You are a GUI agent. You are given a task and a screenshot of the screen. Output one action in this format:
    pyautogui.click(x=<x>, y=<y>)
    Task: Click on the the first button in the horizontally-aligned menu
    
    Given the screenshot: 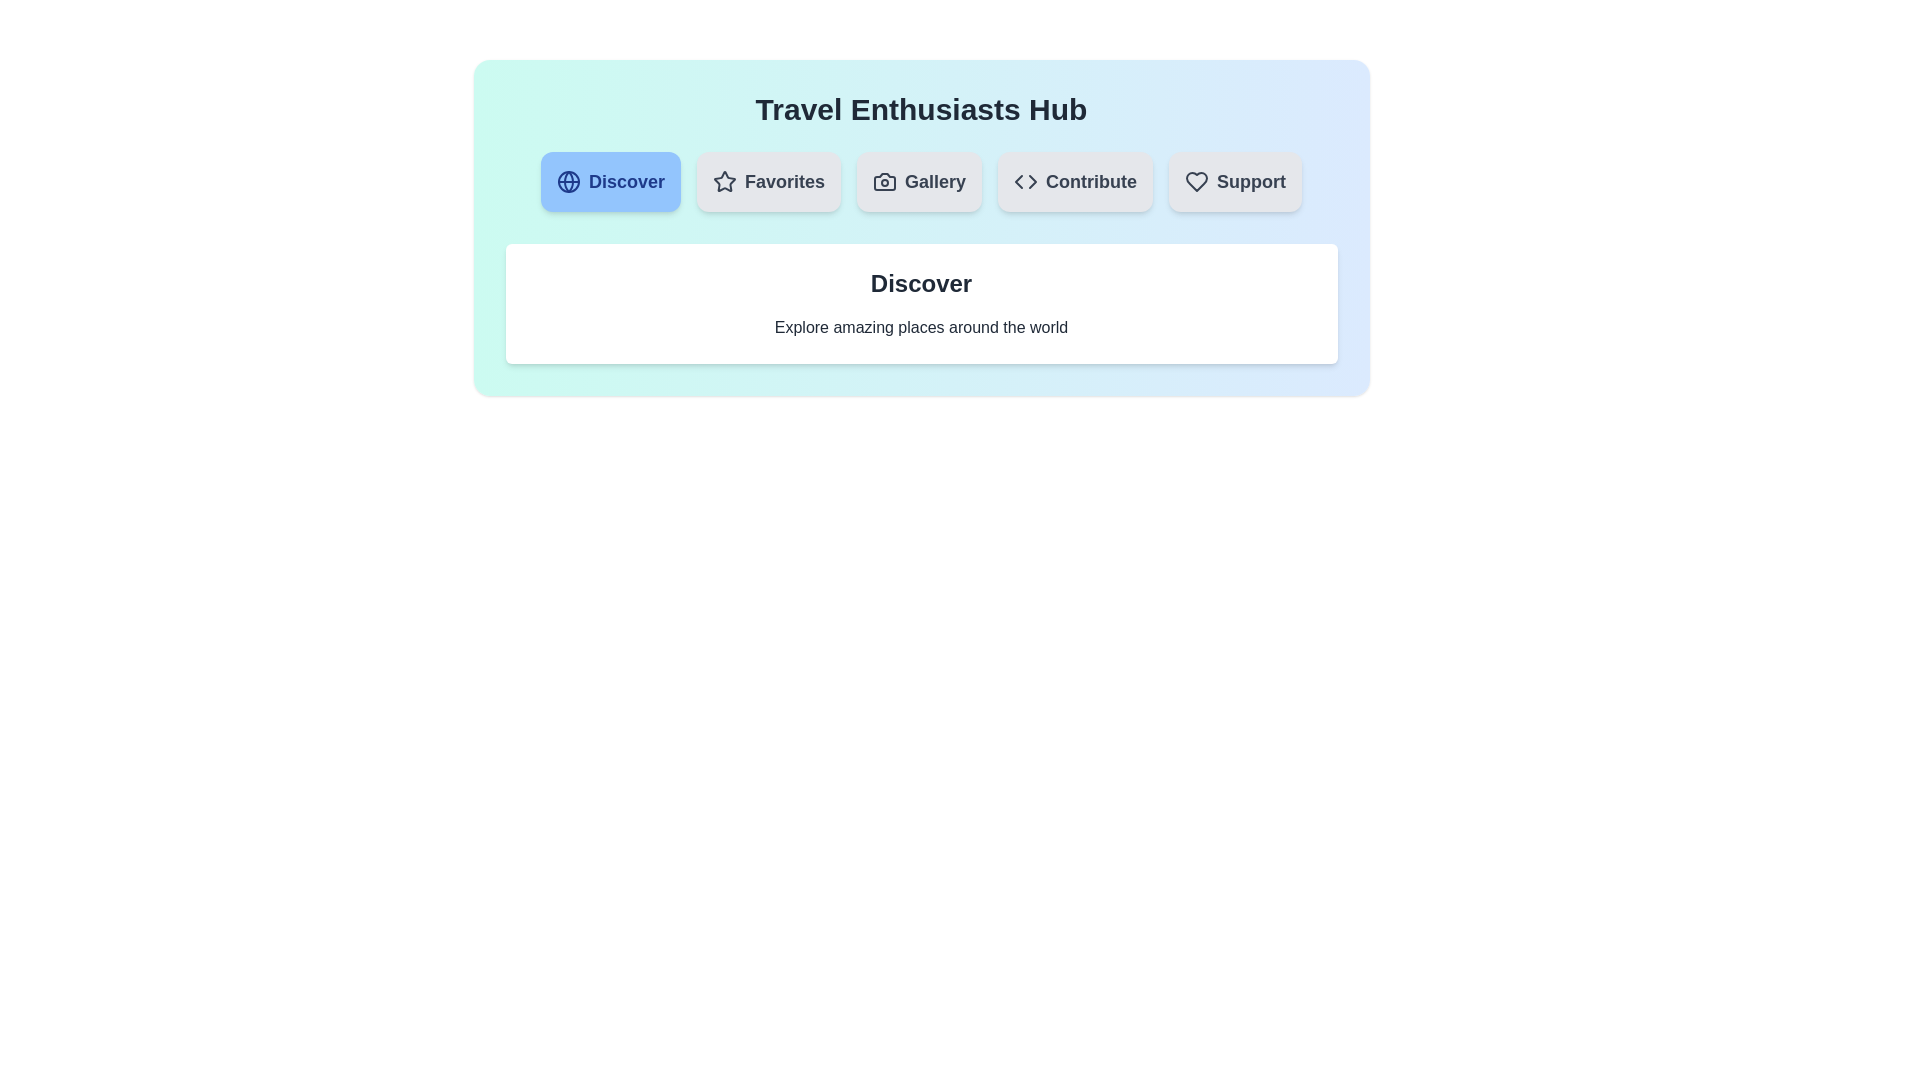 What is the action you would take?
    pyautogui.click(x=609, y=181)
    